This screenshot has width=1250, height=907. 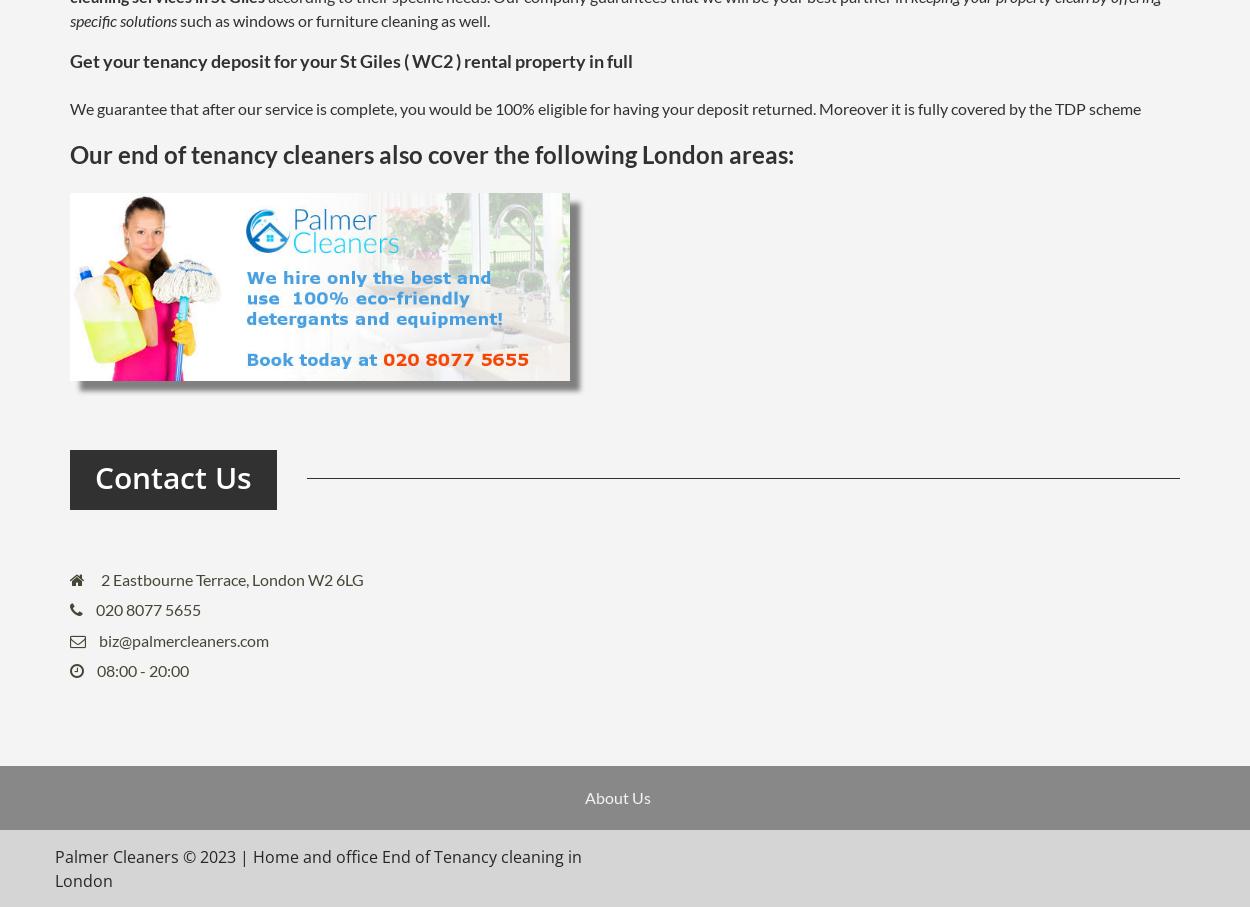 What do you see at coordinates (143, 668) in the screenshot?
I see `'08:00 - 20:00'` at bounding box center [143, 668].